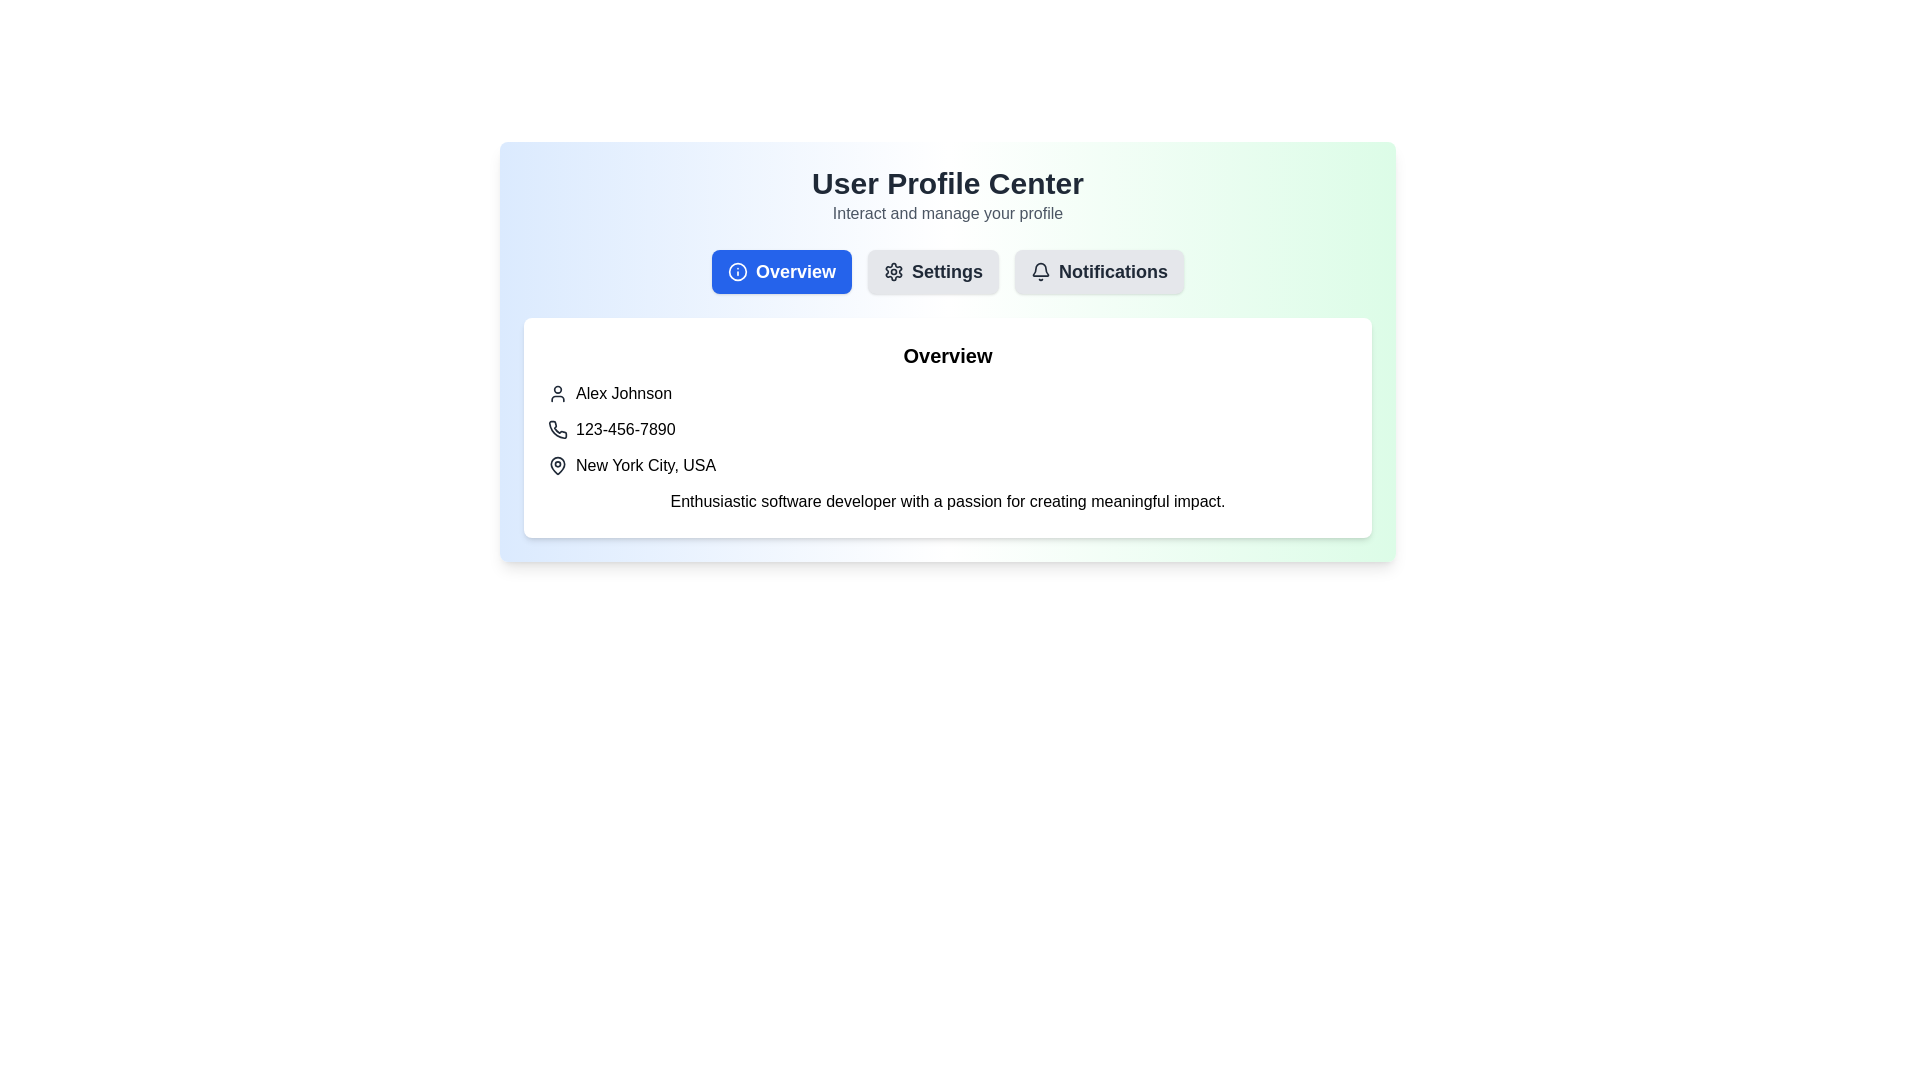 Image resolution: width=1920 pixels, height=1080 pixels. What do you see at coordinates (947, 272) in the screenshot?
I see `the 'Overview' button of the Navigation Menu, which is styled with a blue background and white text` at bounding box center [947, 272].